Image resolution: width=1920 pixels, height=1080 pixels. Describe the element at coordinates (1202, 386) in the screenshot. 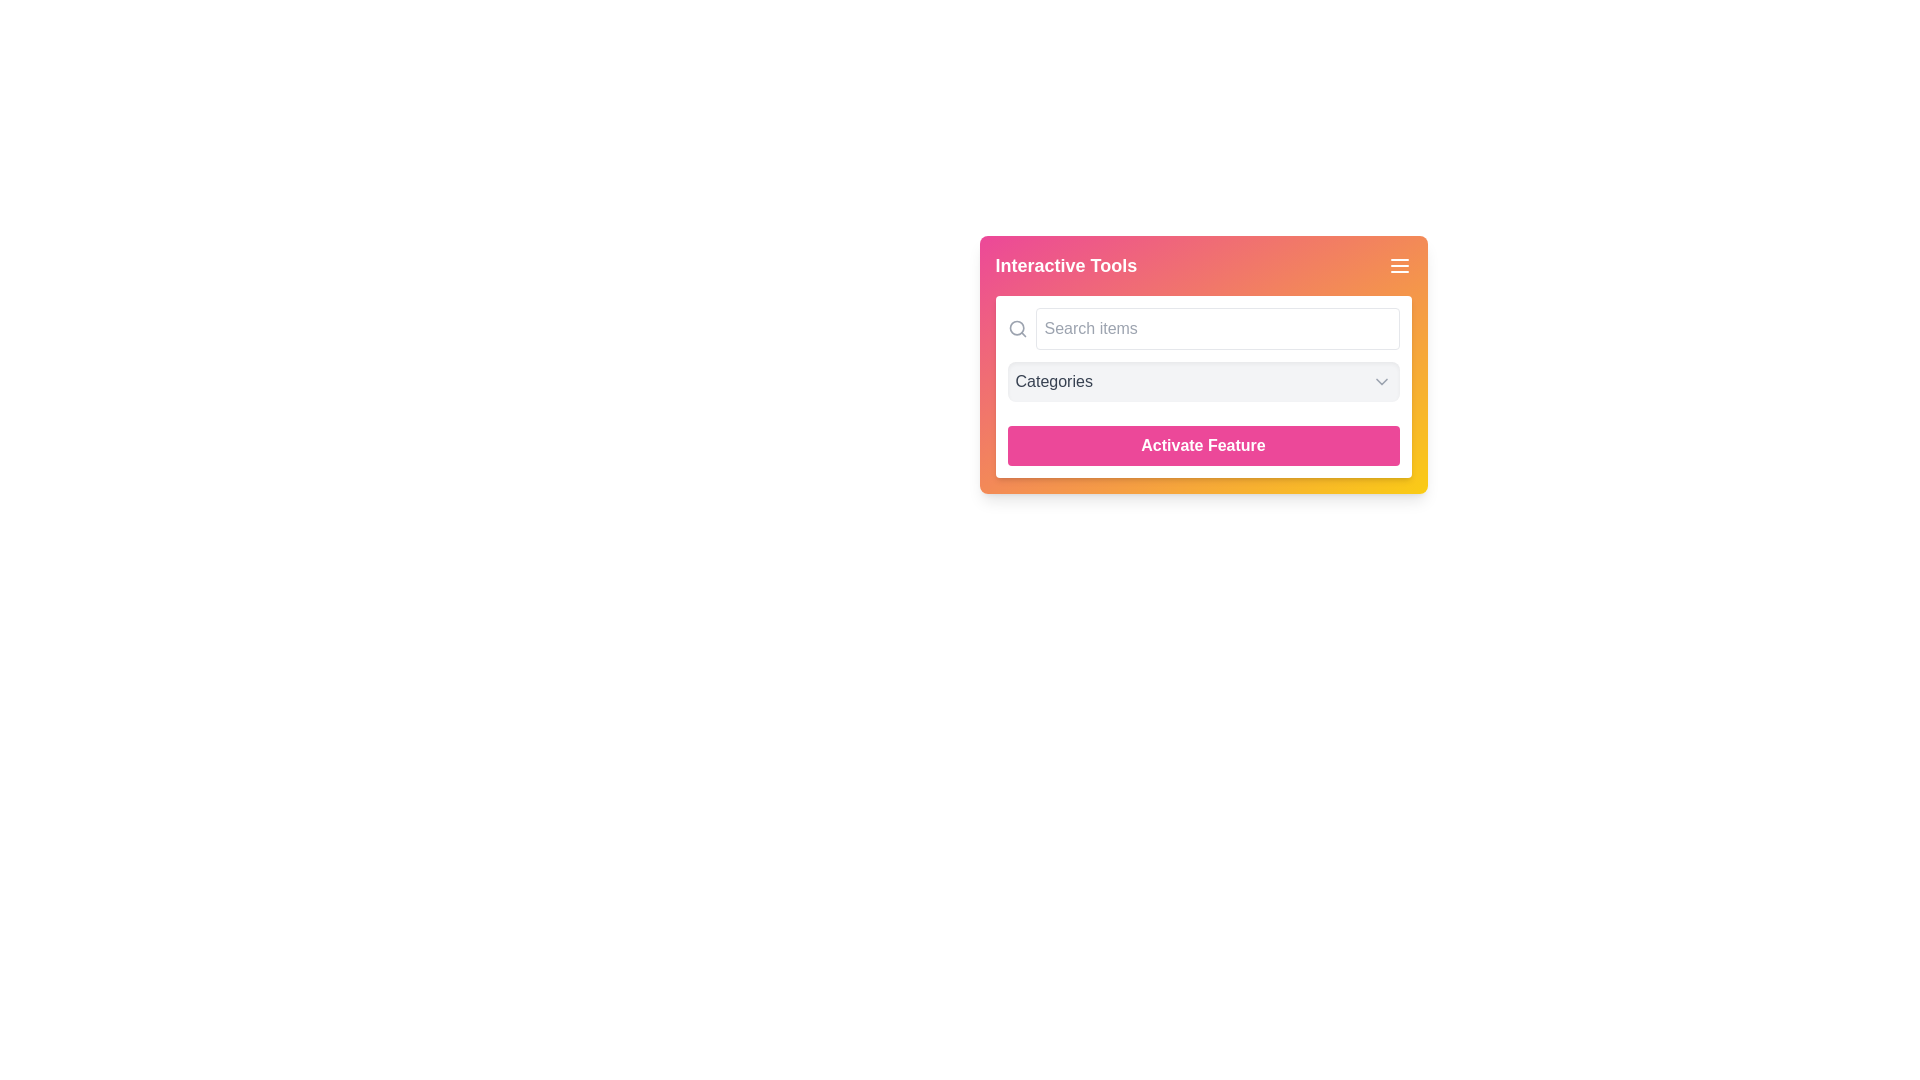

I see `the dropdown within the category selection tool located in the multi-colored gradient box titled 'Interactive Tools'` at that location.